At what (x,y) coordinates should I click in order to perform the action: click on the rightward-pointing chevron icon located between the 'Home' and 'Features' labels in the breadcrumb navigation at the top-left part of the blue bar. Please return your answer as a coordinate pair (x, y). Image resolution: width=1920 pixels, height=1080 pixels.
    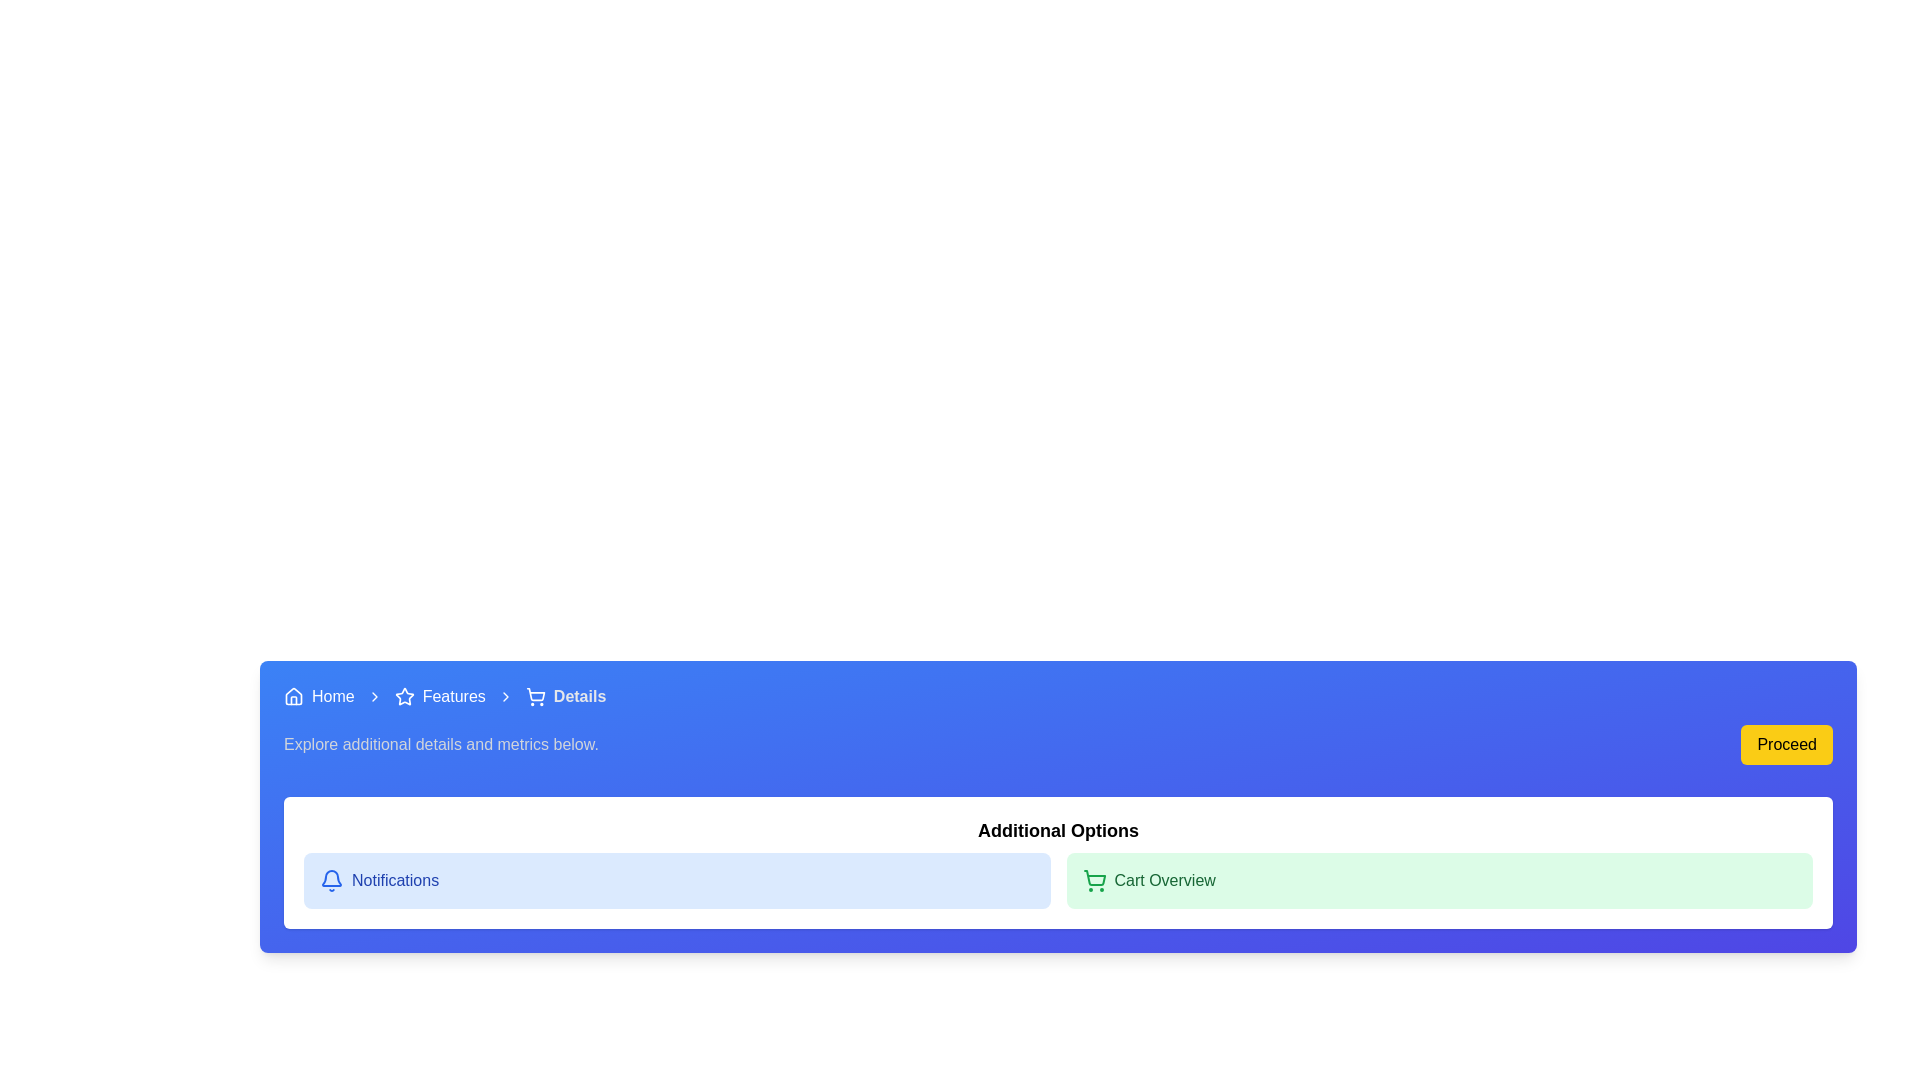
    Looking at the image, I should click on (374, 696).